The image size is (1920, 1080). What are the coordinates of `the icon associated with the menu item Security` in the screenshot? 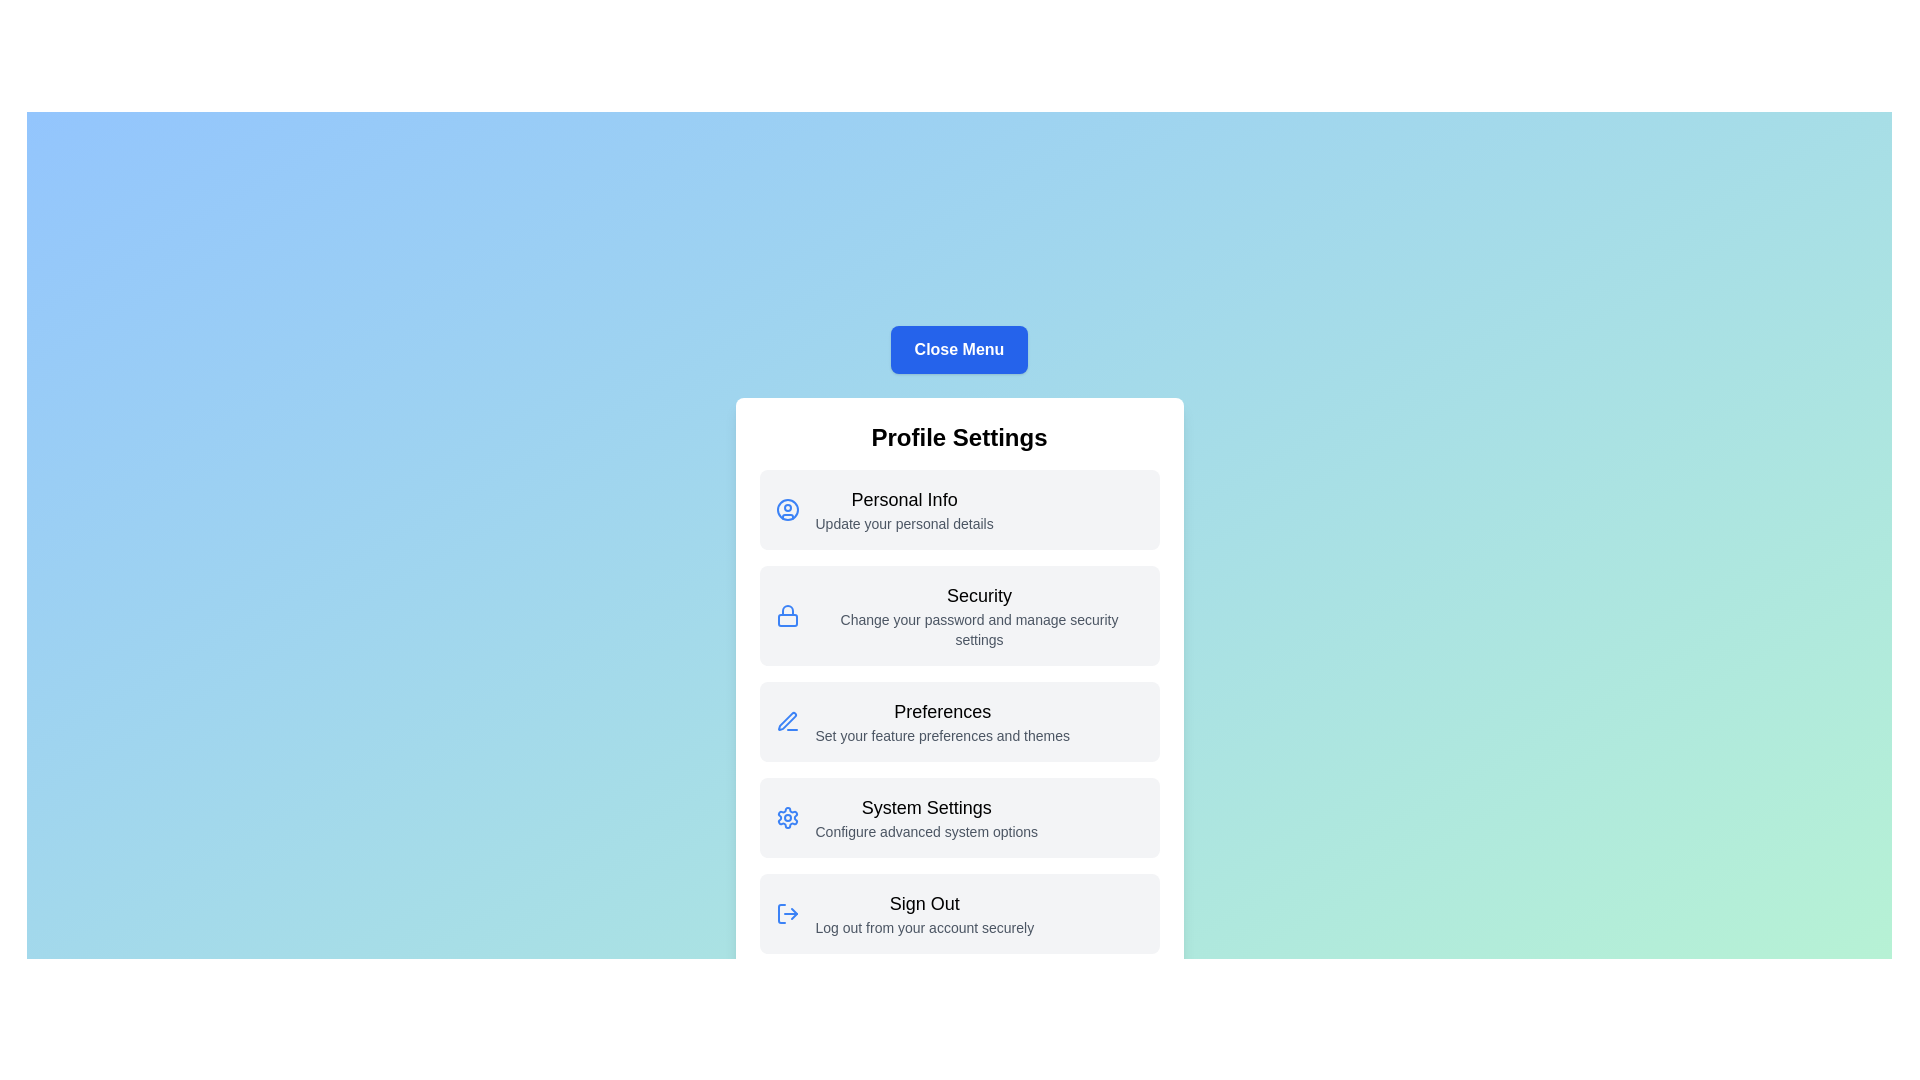 It's located at (786, 615).